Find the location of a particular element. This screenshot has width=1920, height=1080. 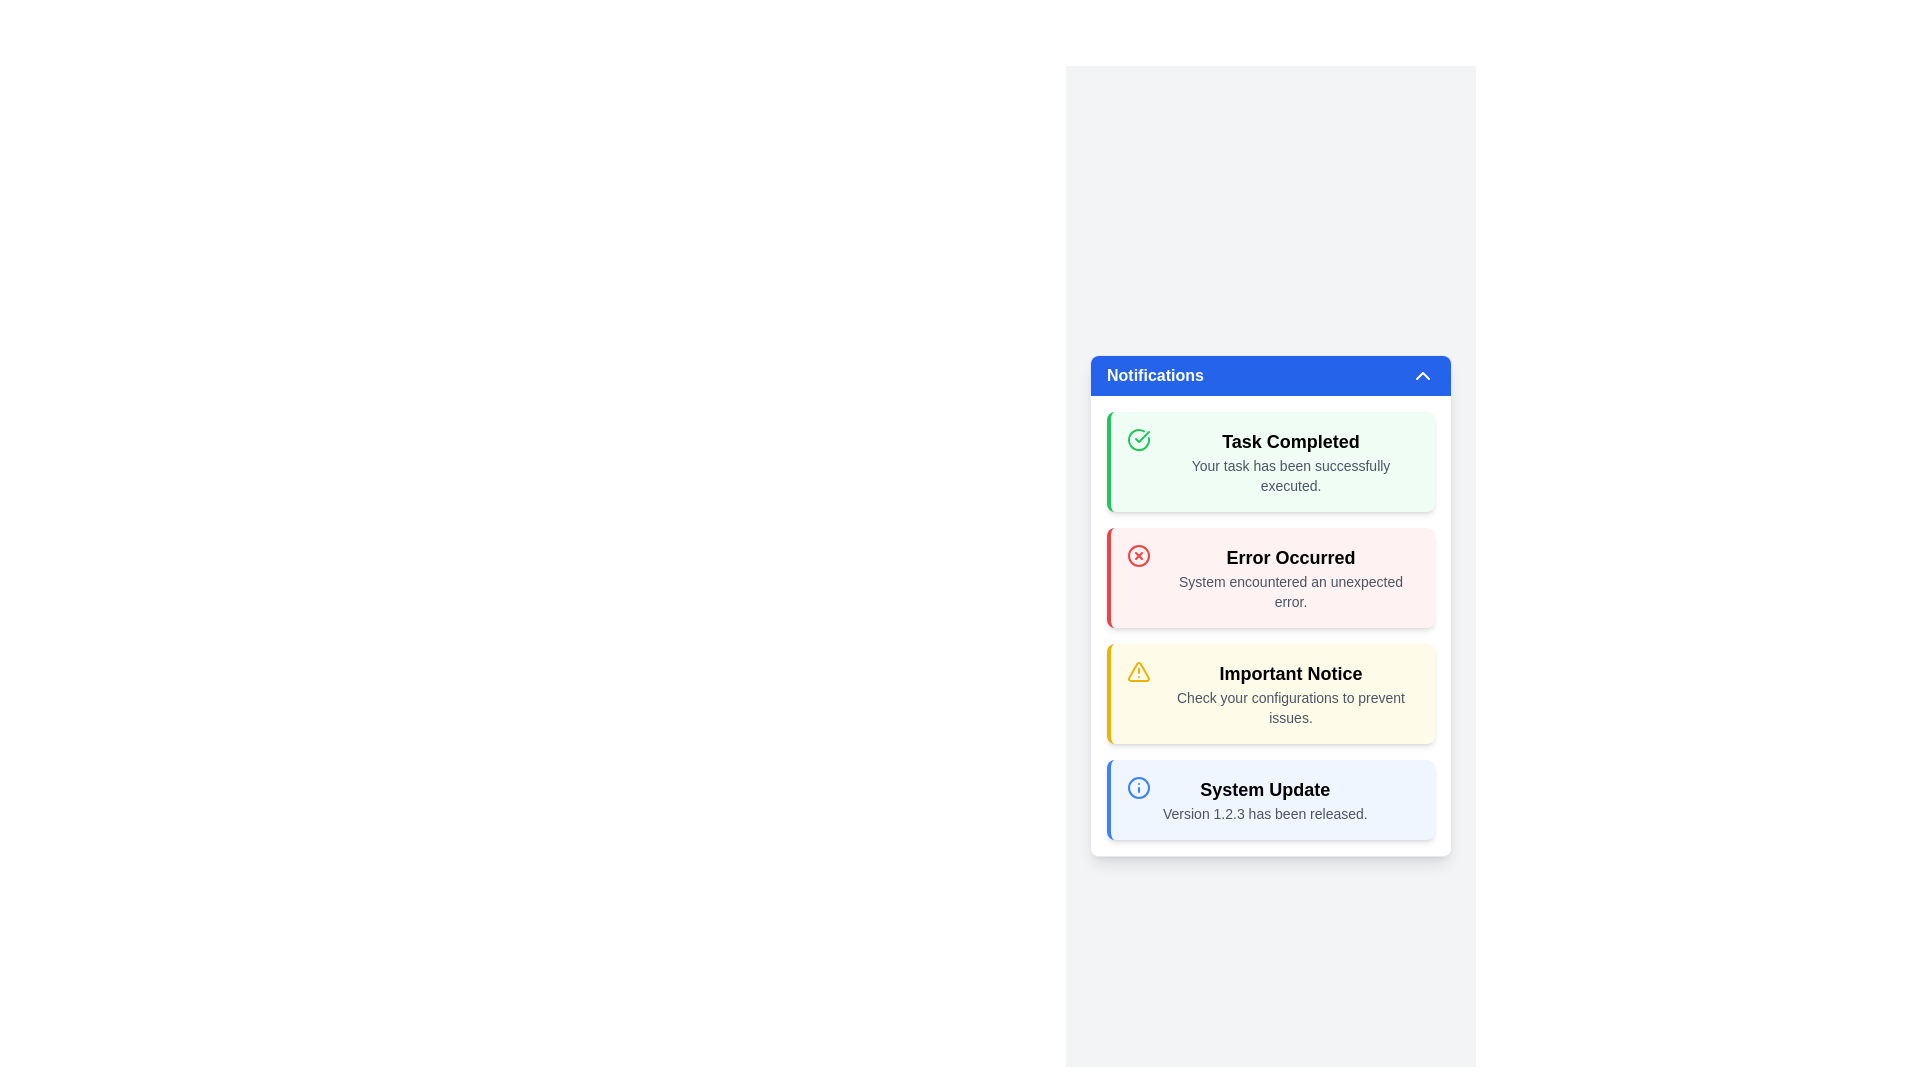

the text label providing additional information related to the 'Important Notice' notification, which is the third card in the list of notifications is located at coordinates (1291, 707).